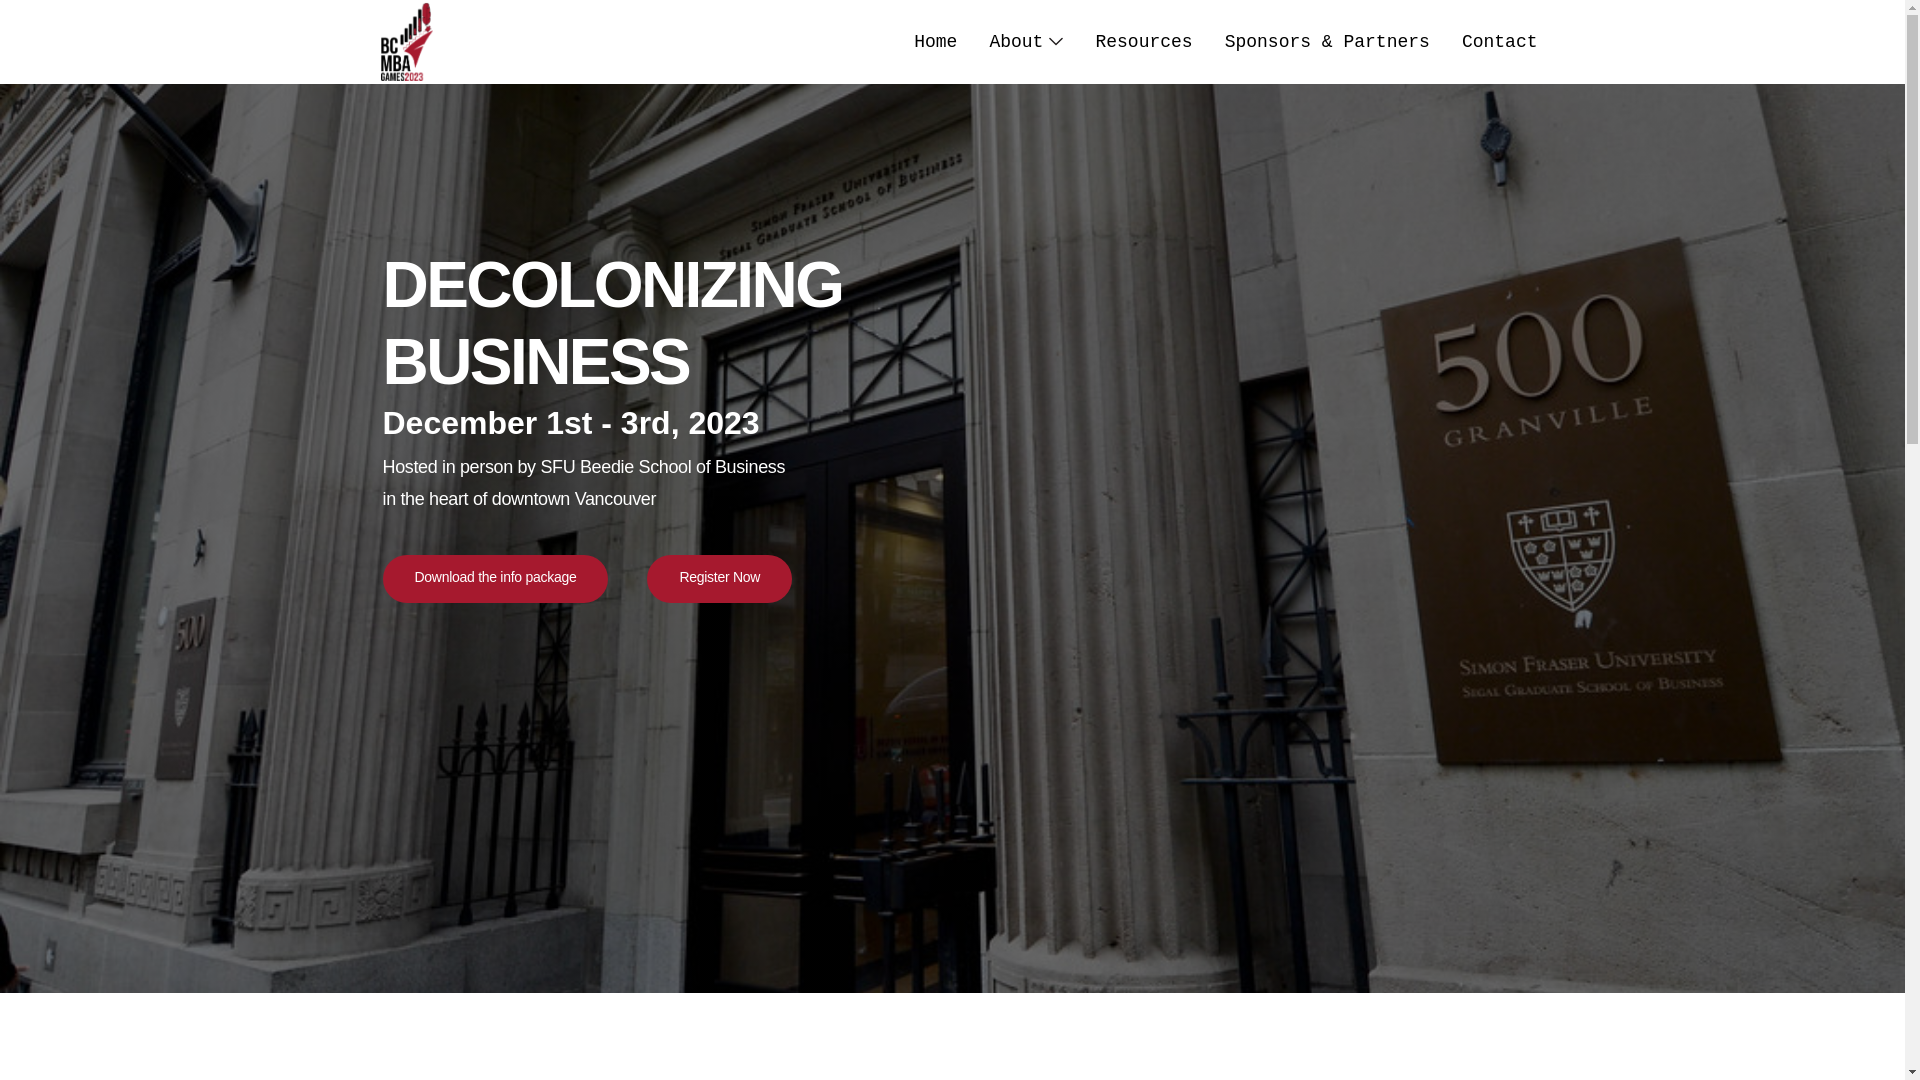  I want to click on 'Home', so click(934, 42).